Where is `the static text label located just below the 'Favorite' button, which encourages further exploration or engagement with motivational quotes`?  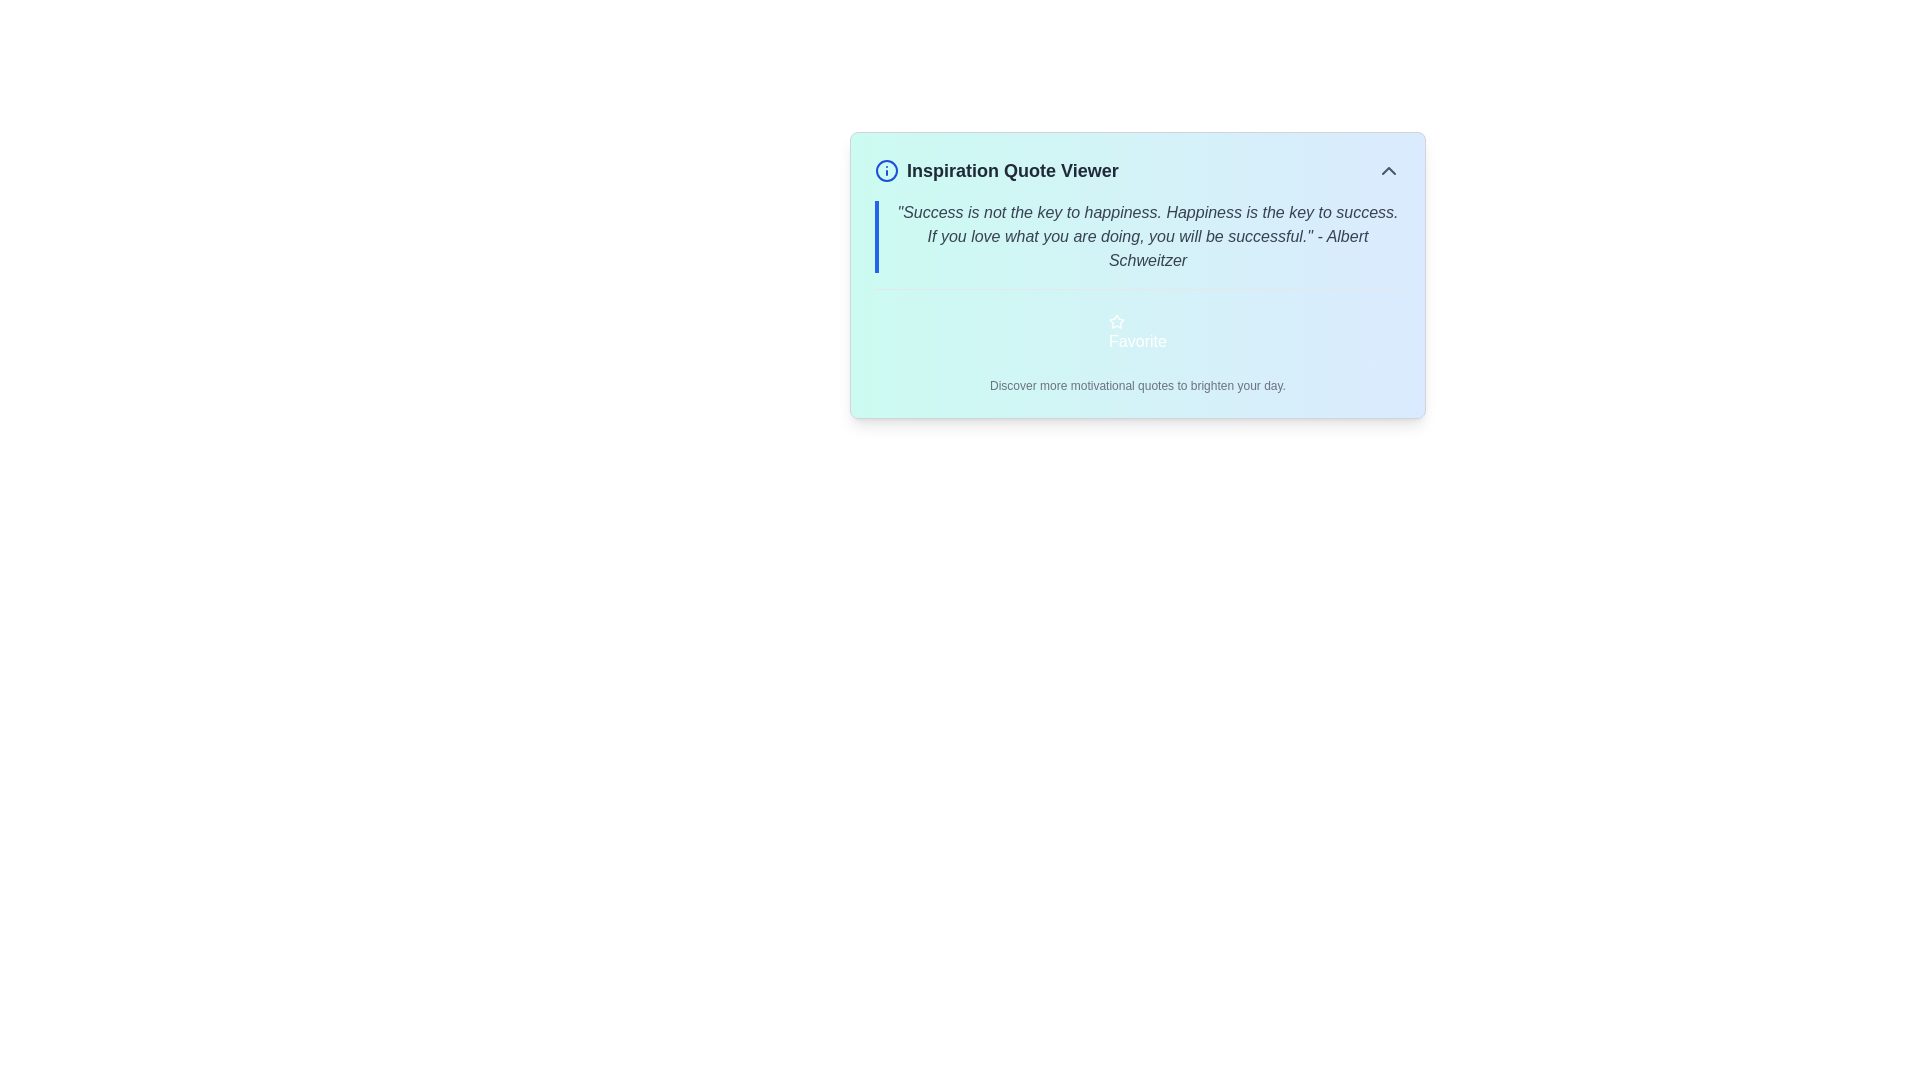
the static text label located just below the 'Favorite' button, which encourages further exploration or engagement with motivational quotes is located at coordinates (1137, 385).